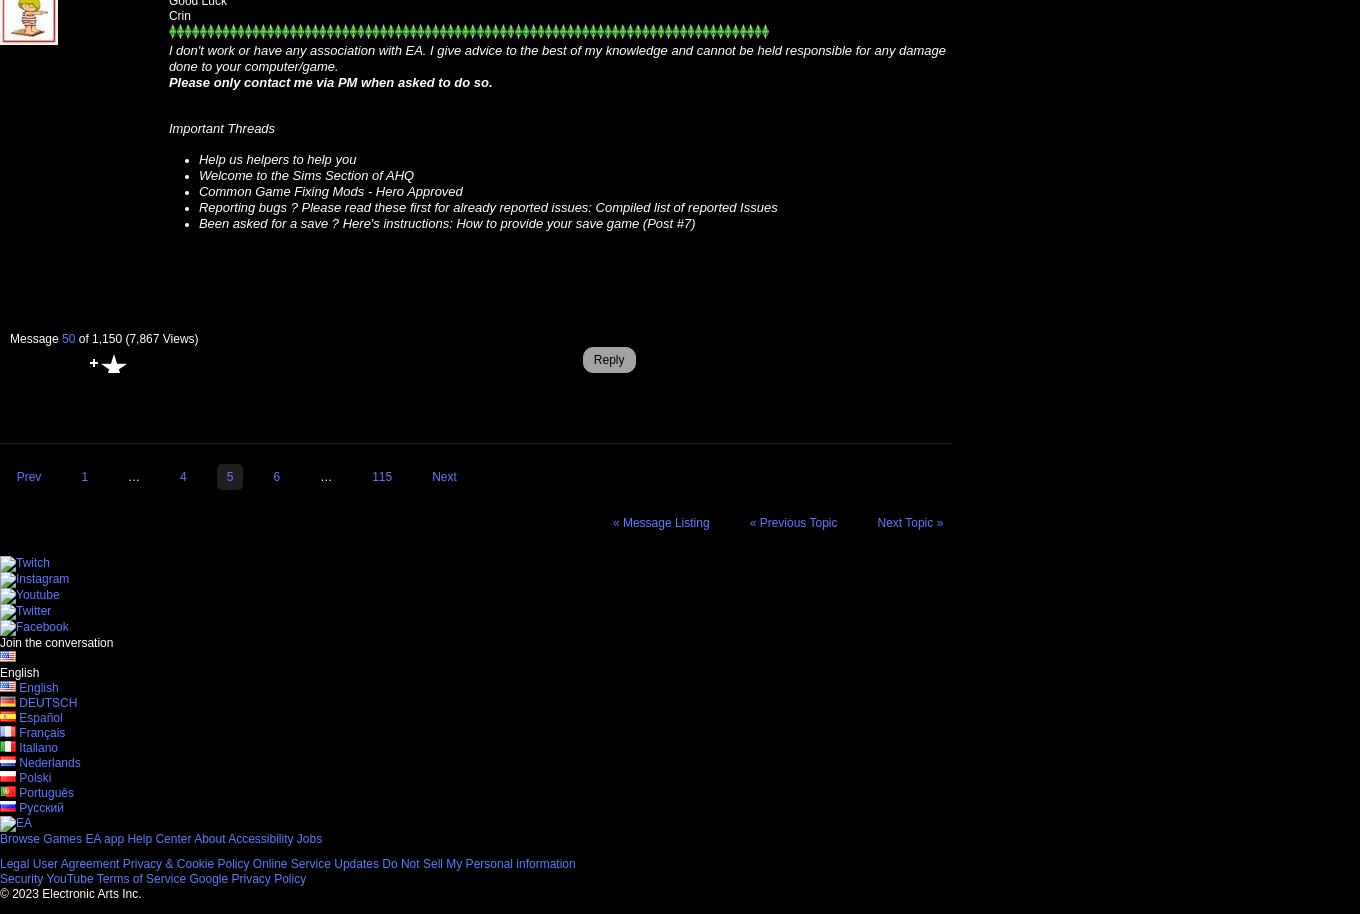 The image size is (1360, 914). Describe the element at coordinates (294, 838) in the screenshot. I see `'Jobs'` at that location.